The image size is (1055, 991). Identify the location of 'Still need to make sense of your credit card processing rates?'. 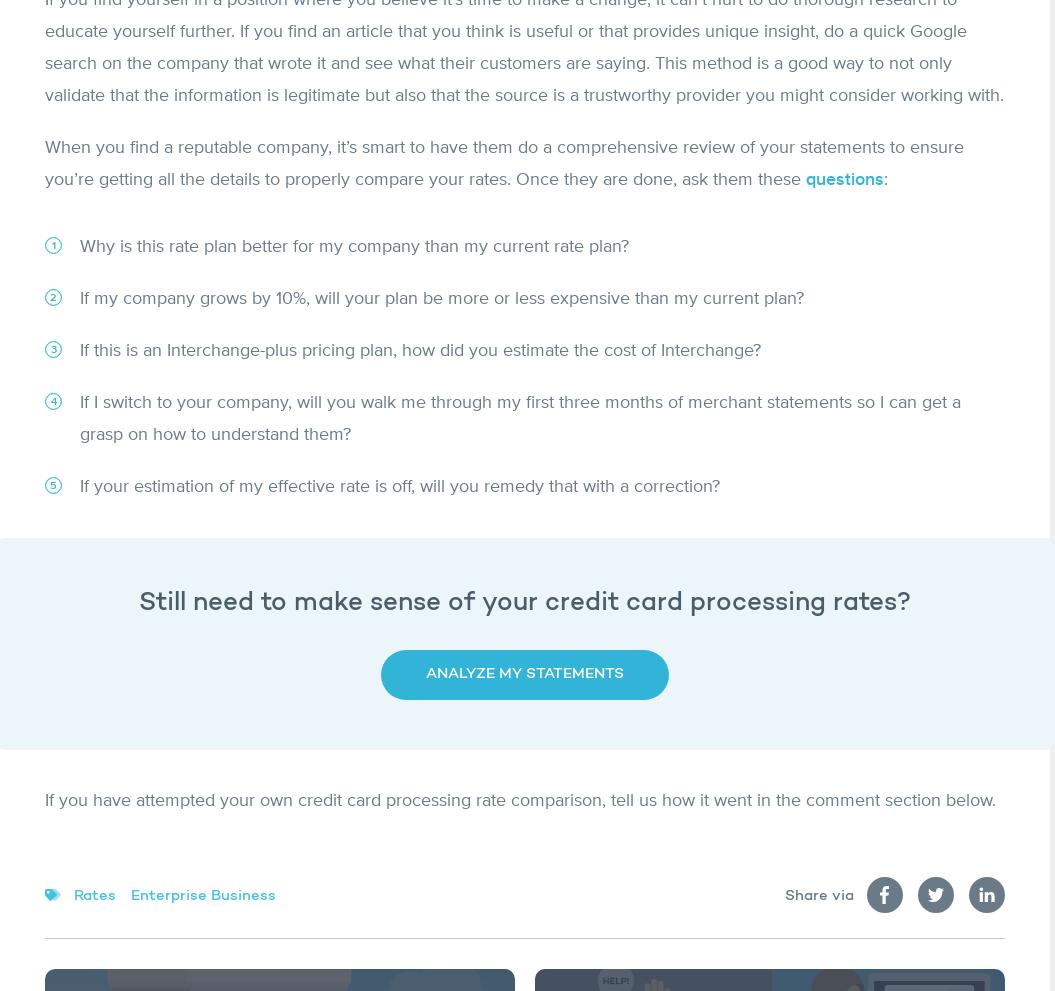
(524, 603).